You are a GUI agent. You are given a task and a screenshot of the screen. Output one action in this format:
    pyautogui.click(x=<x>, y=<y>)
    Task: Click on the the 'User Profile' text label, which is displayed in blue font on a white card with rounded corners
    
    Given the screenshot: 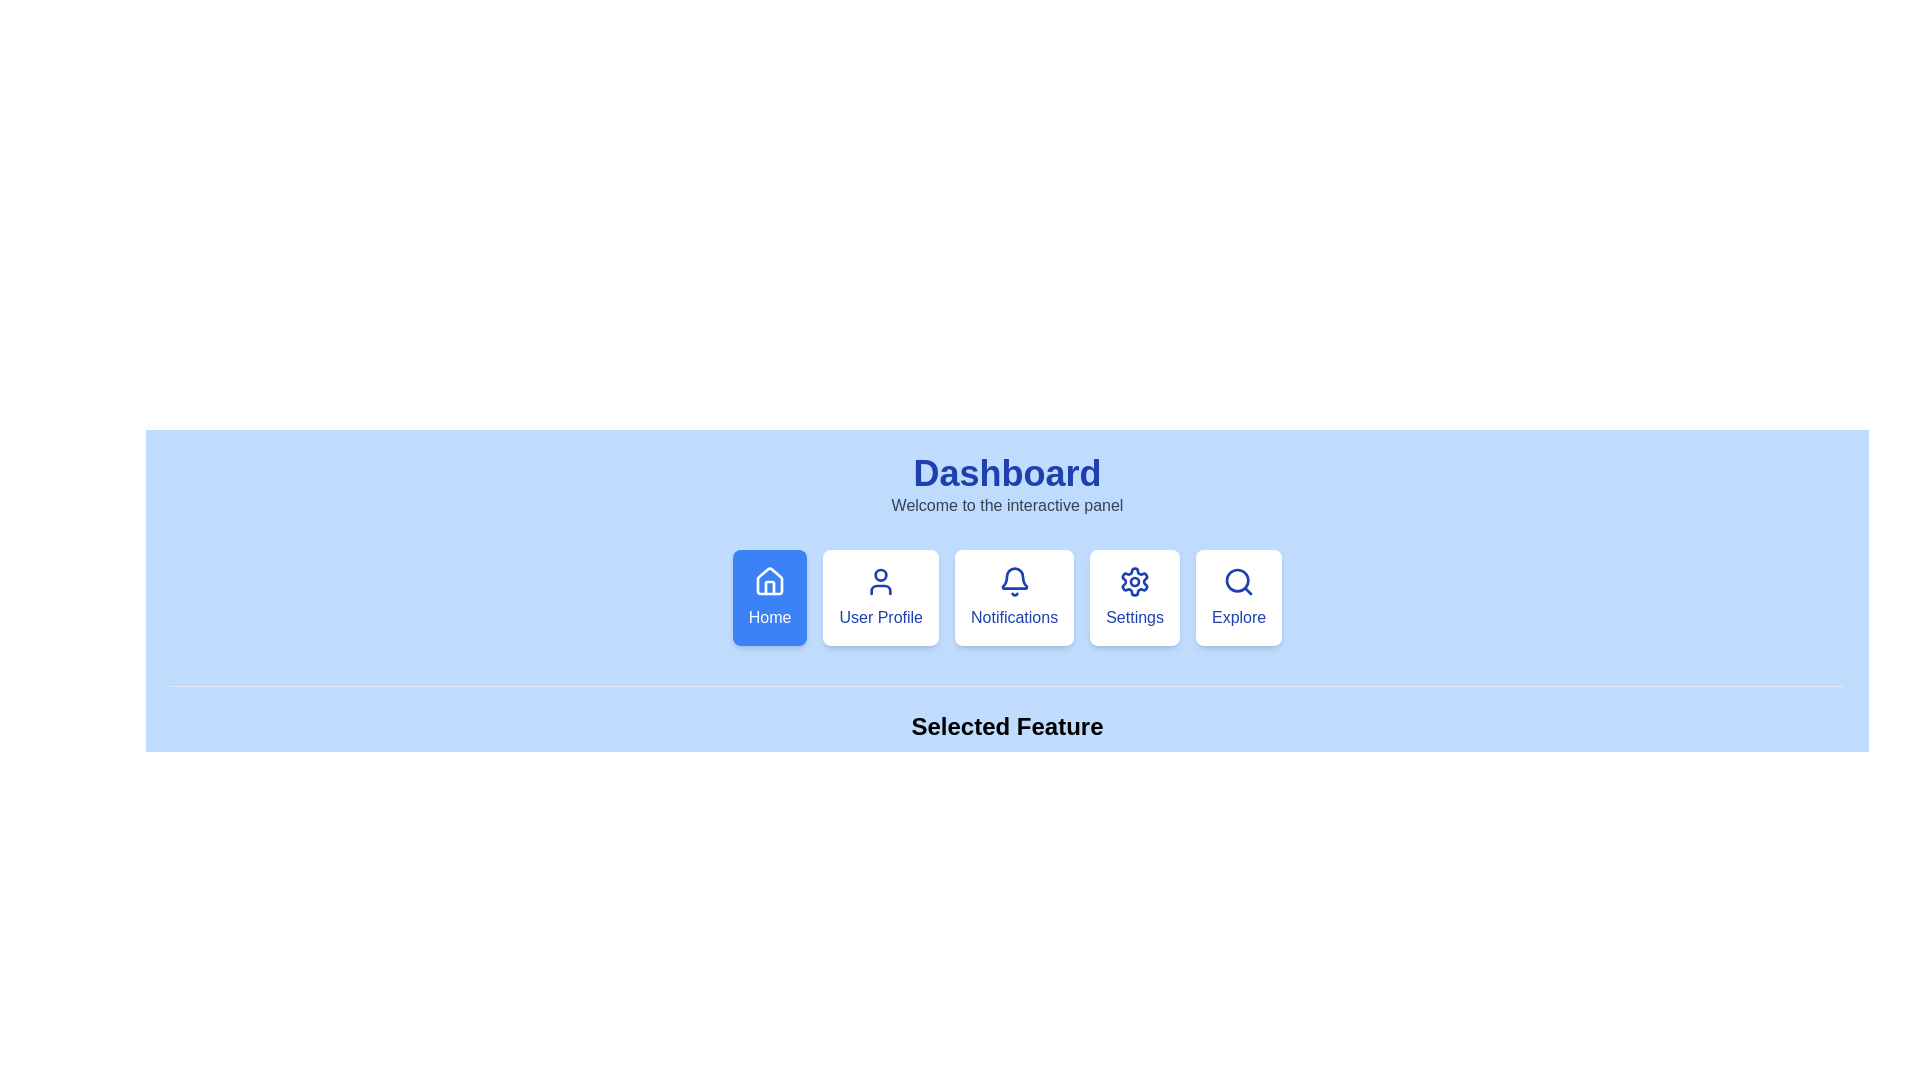 What is the action you would take?
    pyautogui.click(x=880, y=616)
    